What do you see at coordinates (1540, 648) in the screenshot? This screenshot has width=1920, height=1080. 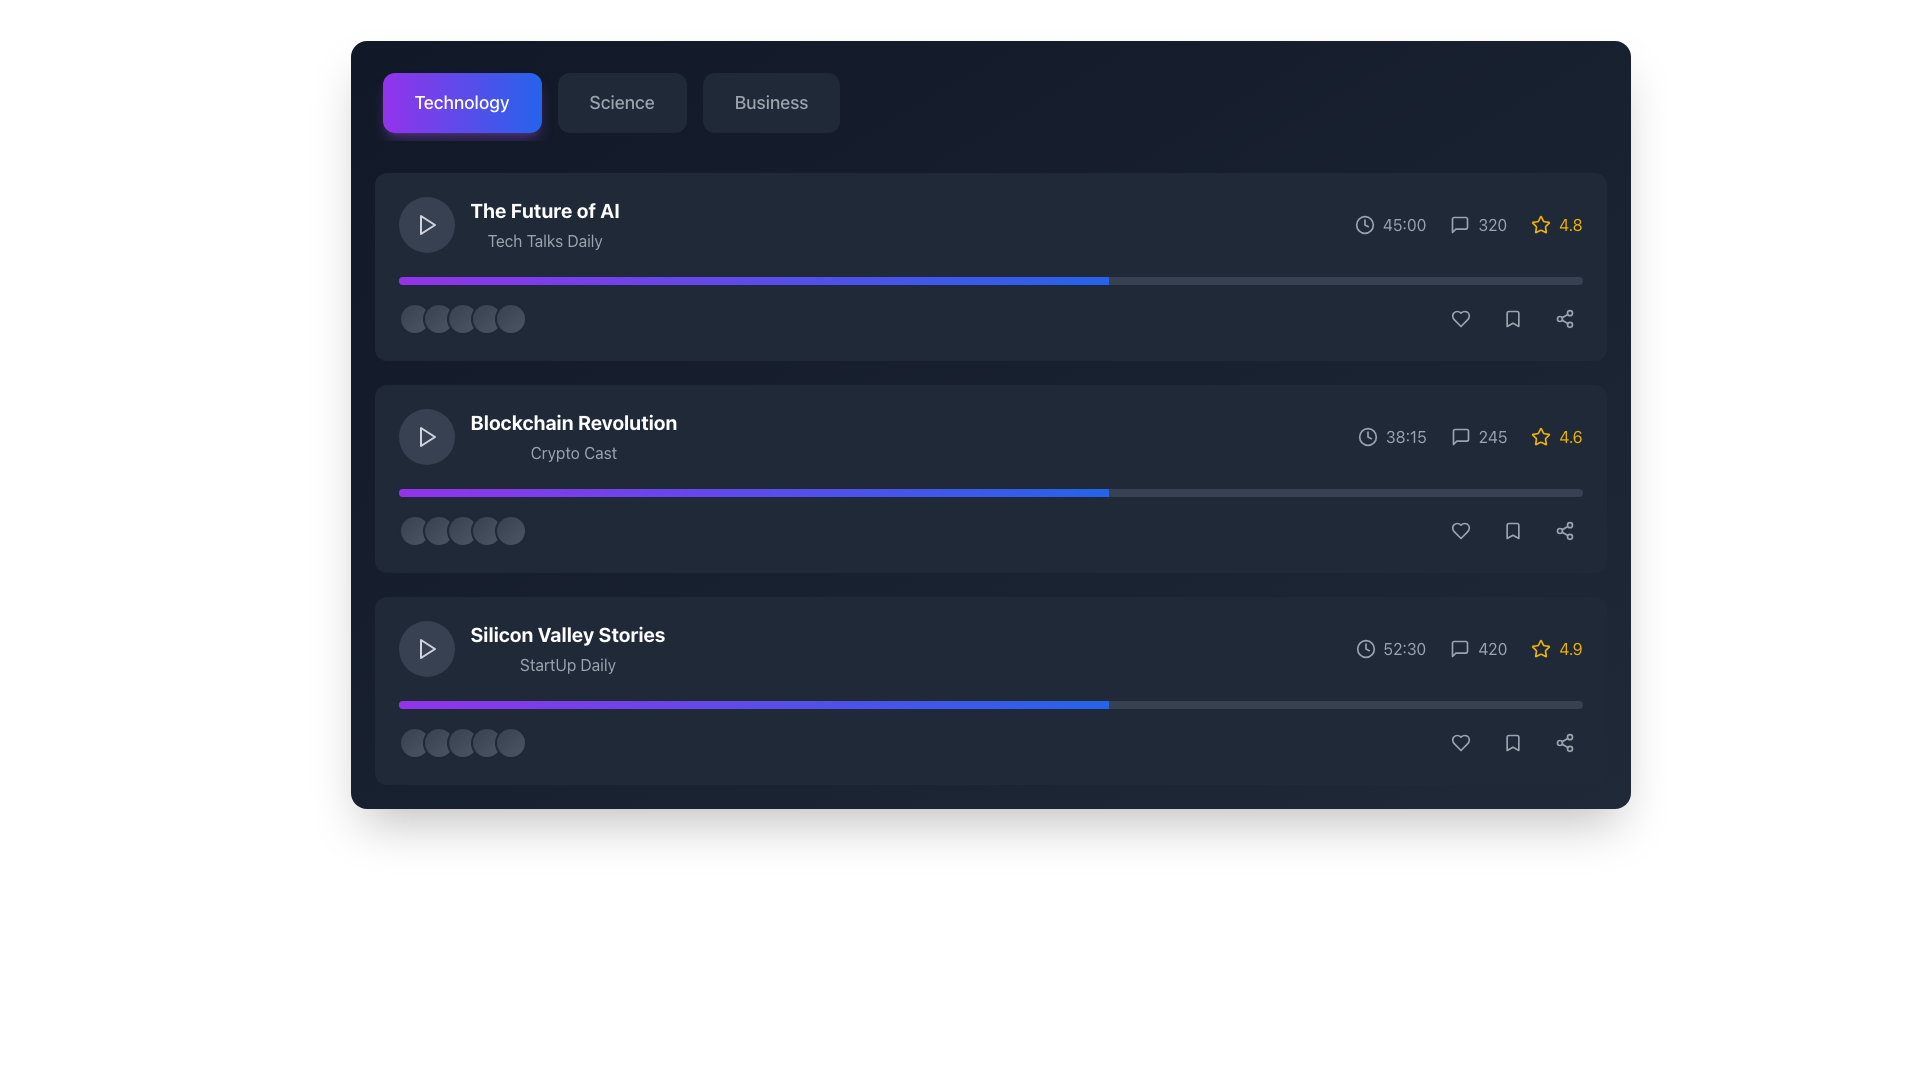 I see `the golden star icon used for rating or marking favorites, located in the bottom-right corner of the 'Silicon Valley Stories' podcast section, adjacent to the rating '4.9'` at bounding box center [1540, 648].